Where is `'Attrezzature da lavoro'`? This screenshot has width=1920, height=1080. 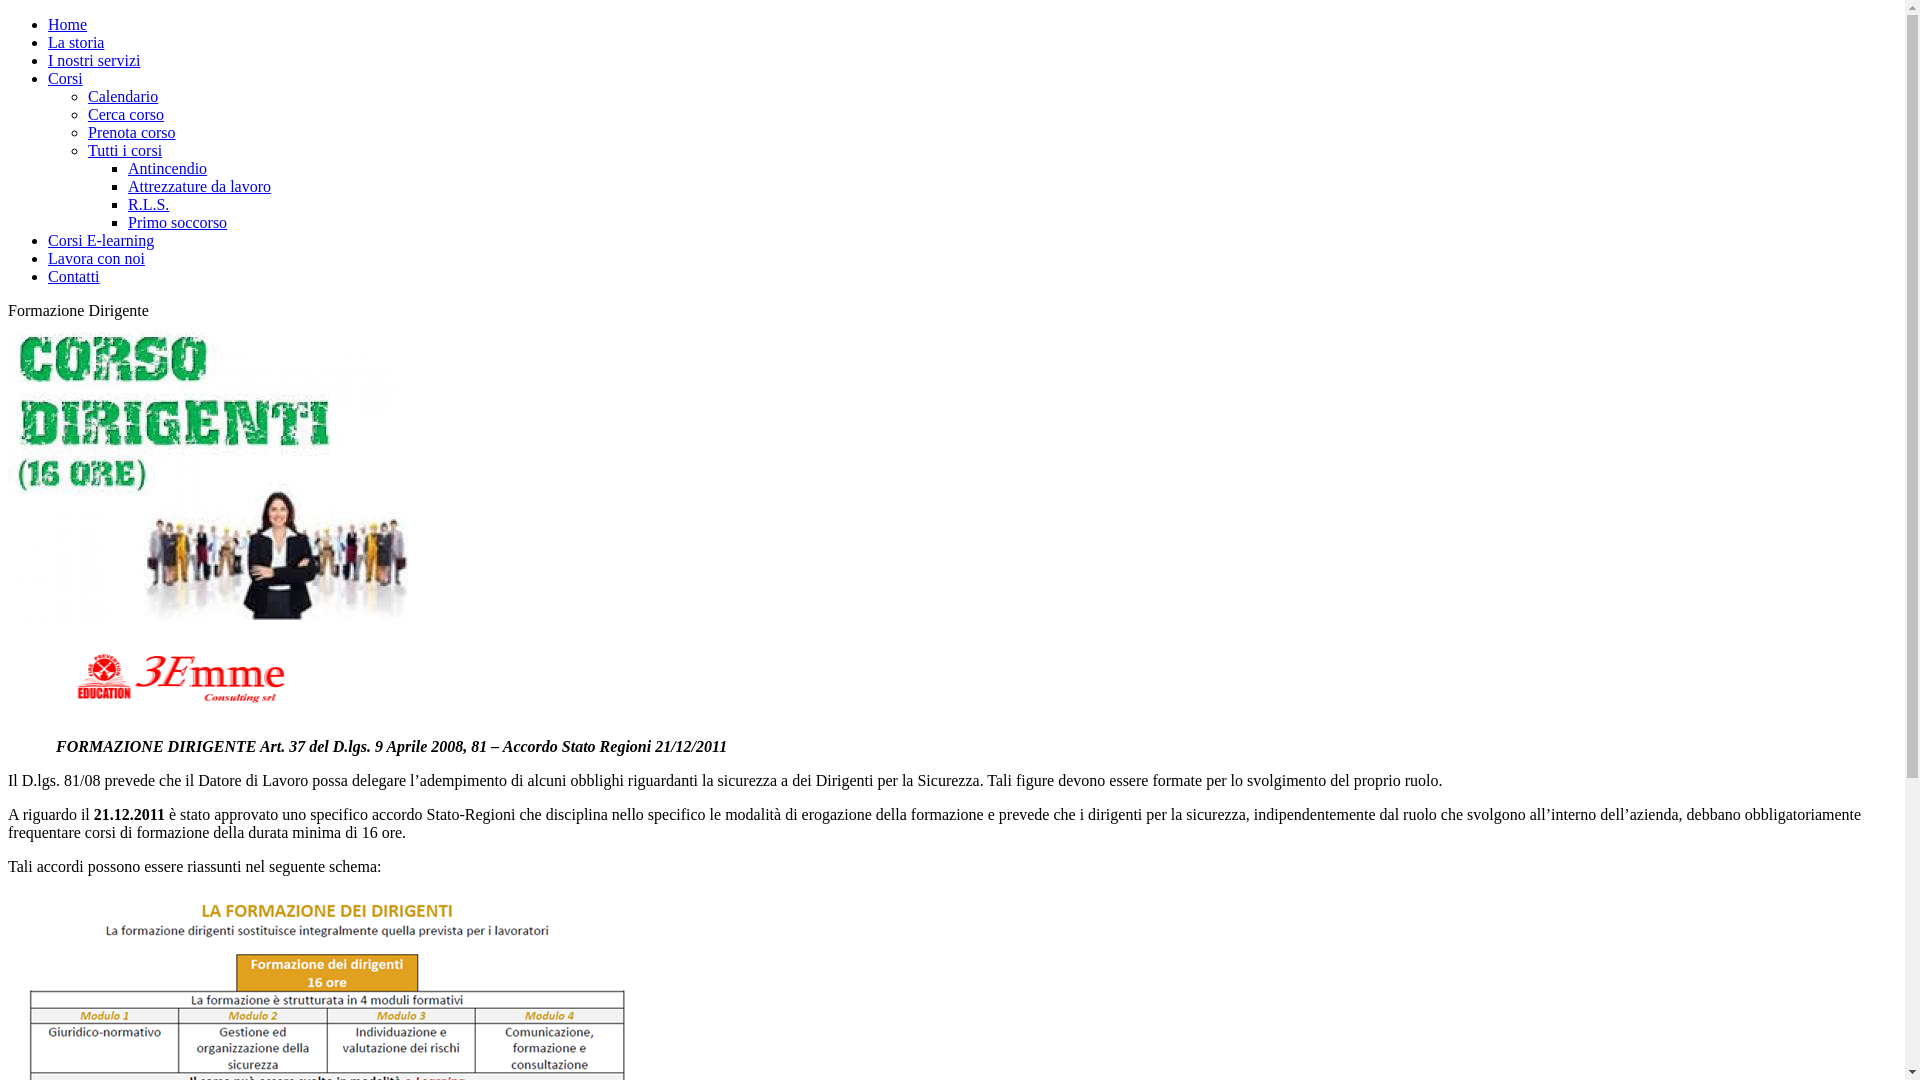 'Attrezzature da lavoro' is located at coordinates (199, 186).